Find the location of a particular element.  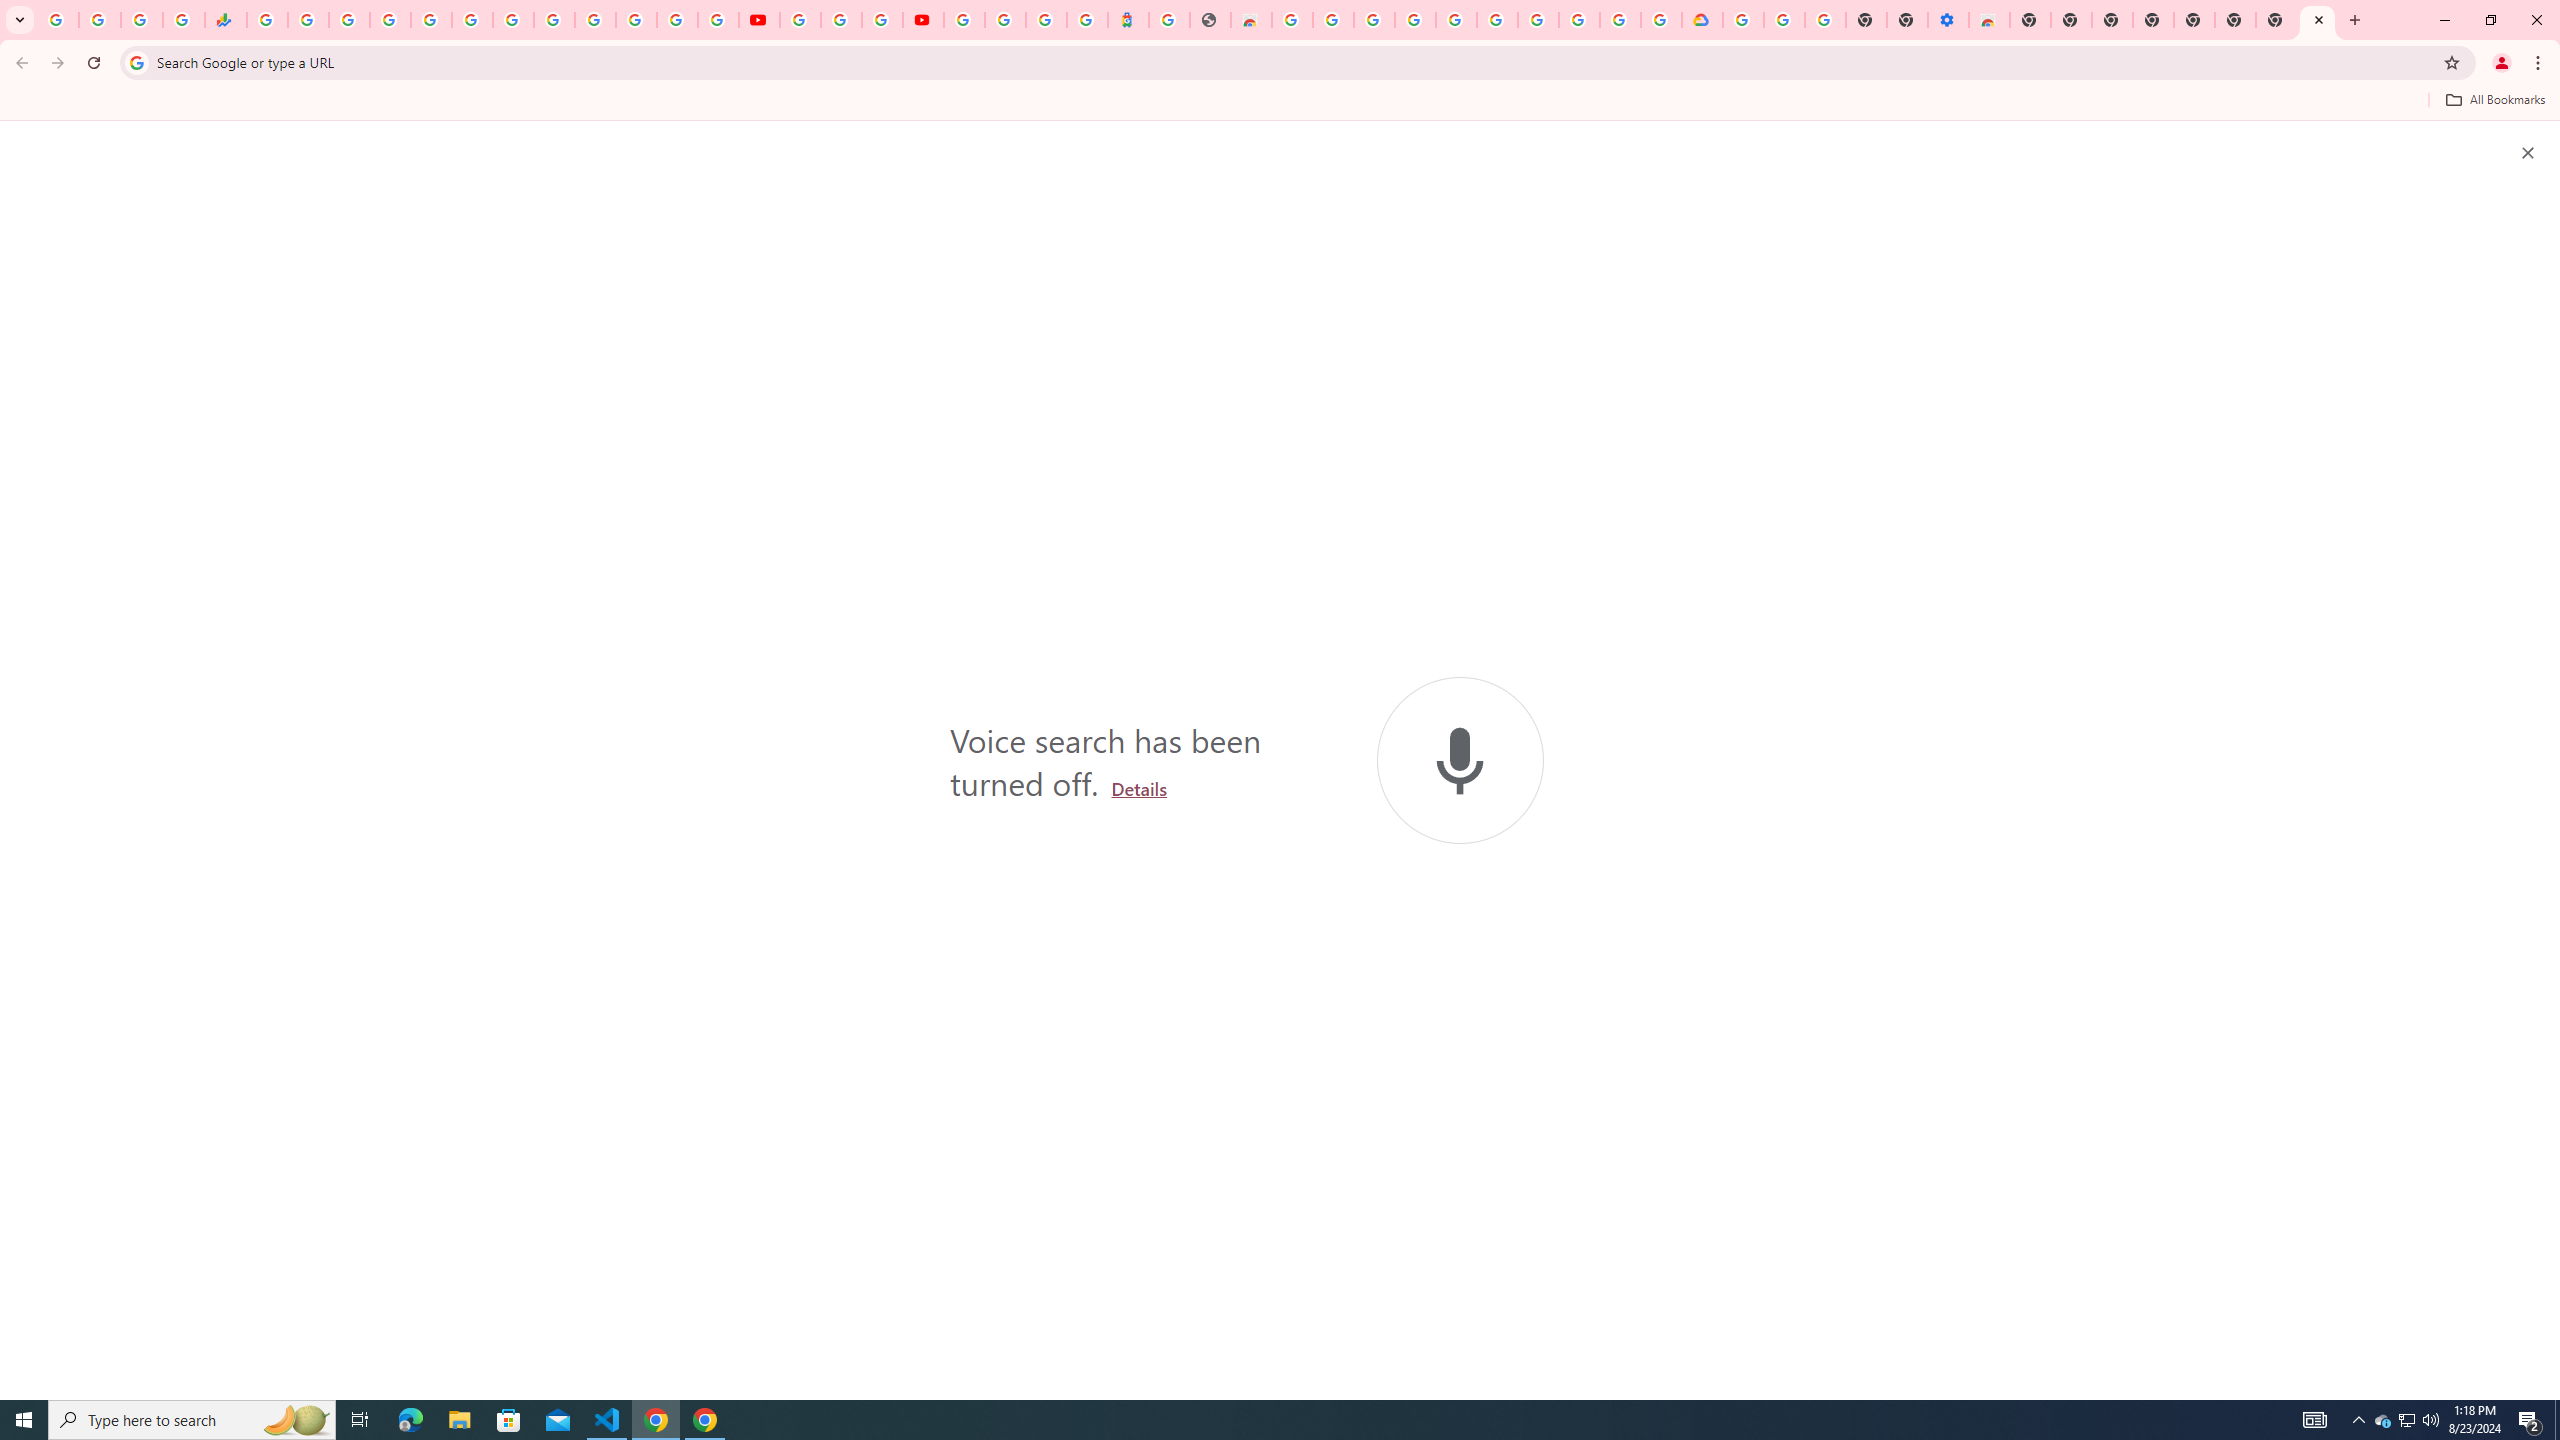

'Turn cookies on or off - Computer - Google Account Help' is located at coordinates (1826, 19).